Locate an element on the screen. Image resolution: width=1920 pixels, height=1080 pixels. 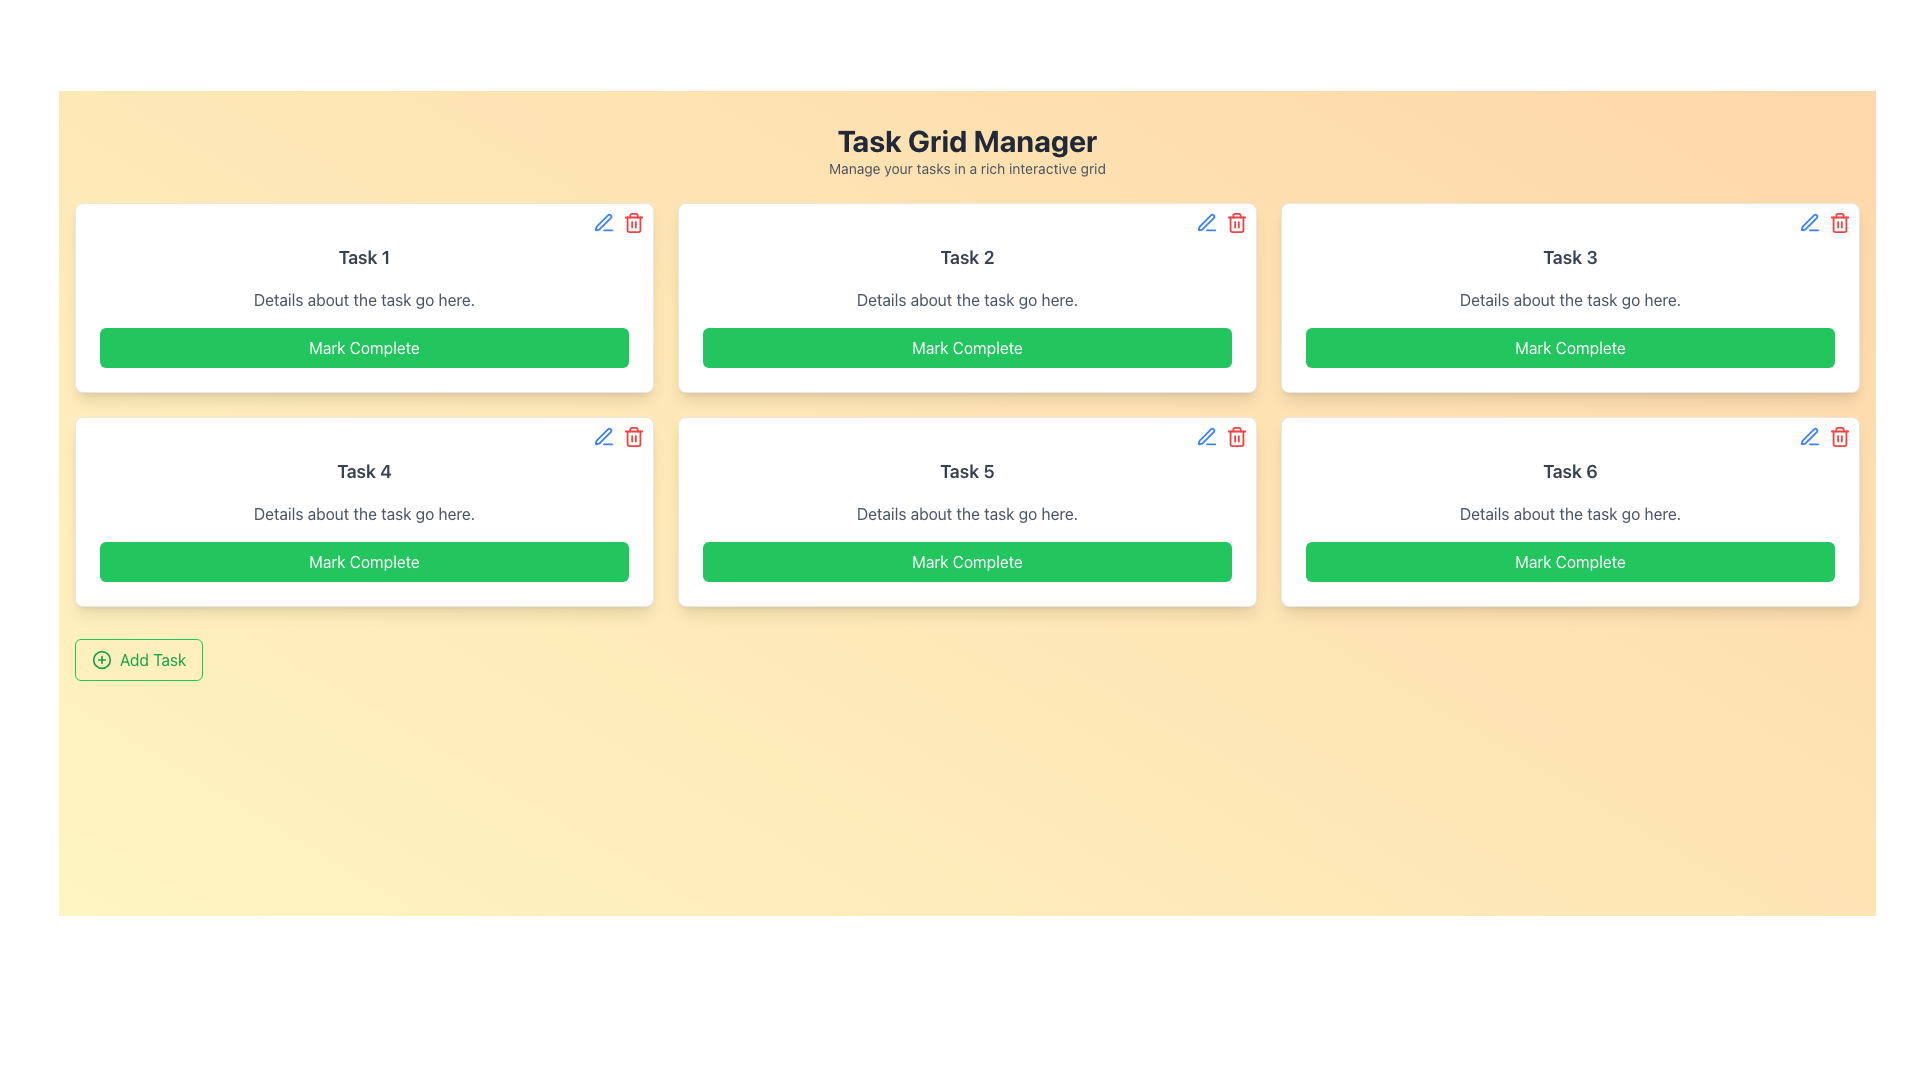
the text label displaying 'Task 4' which is prominently featured in a bold, large font and is located in the second row and first column of a 2x3 grid layout is located at coordinates (364, 471).